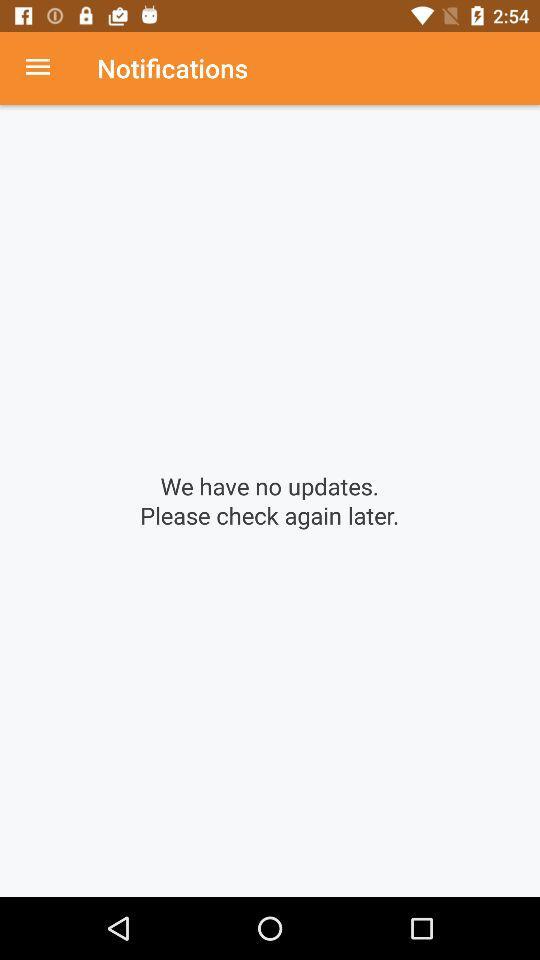 The width and height of the screenshot is (540, 960). Describe the element at coordinates (48, 68) in the screenshot. I see `open menu up` at that location.